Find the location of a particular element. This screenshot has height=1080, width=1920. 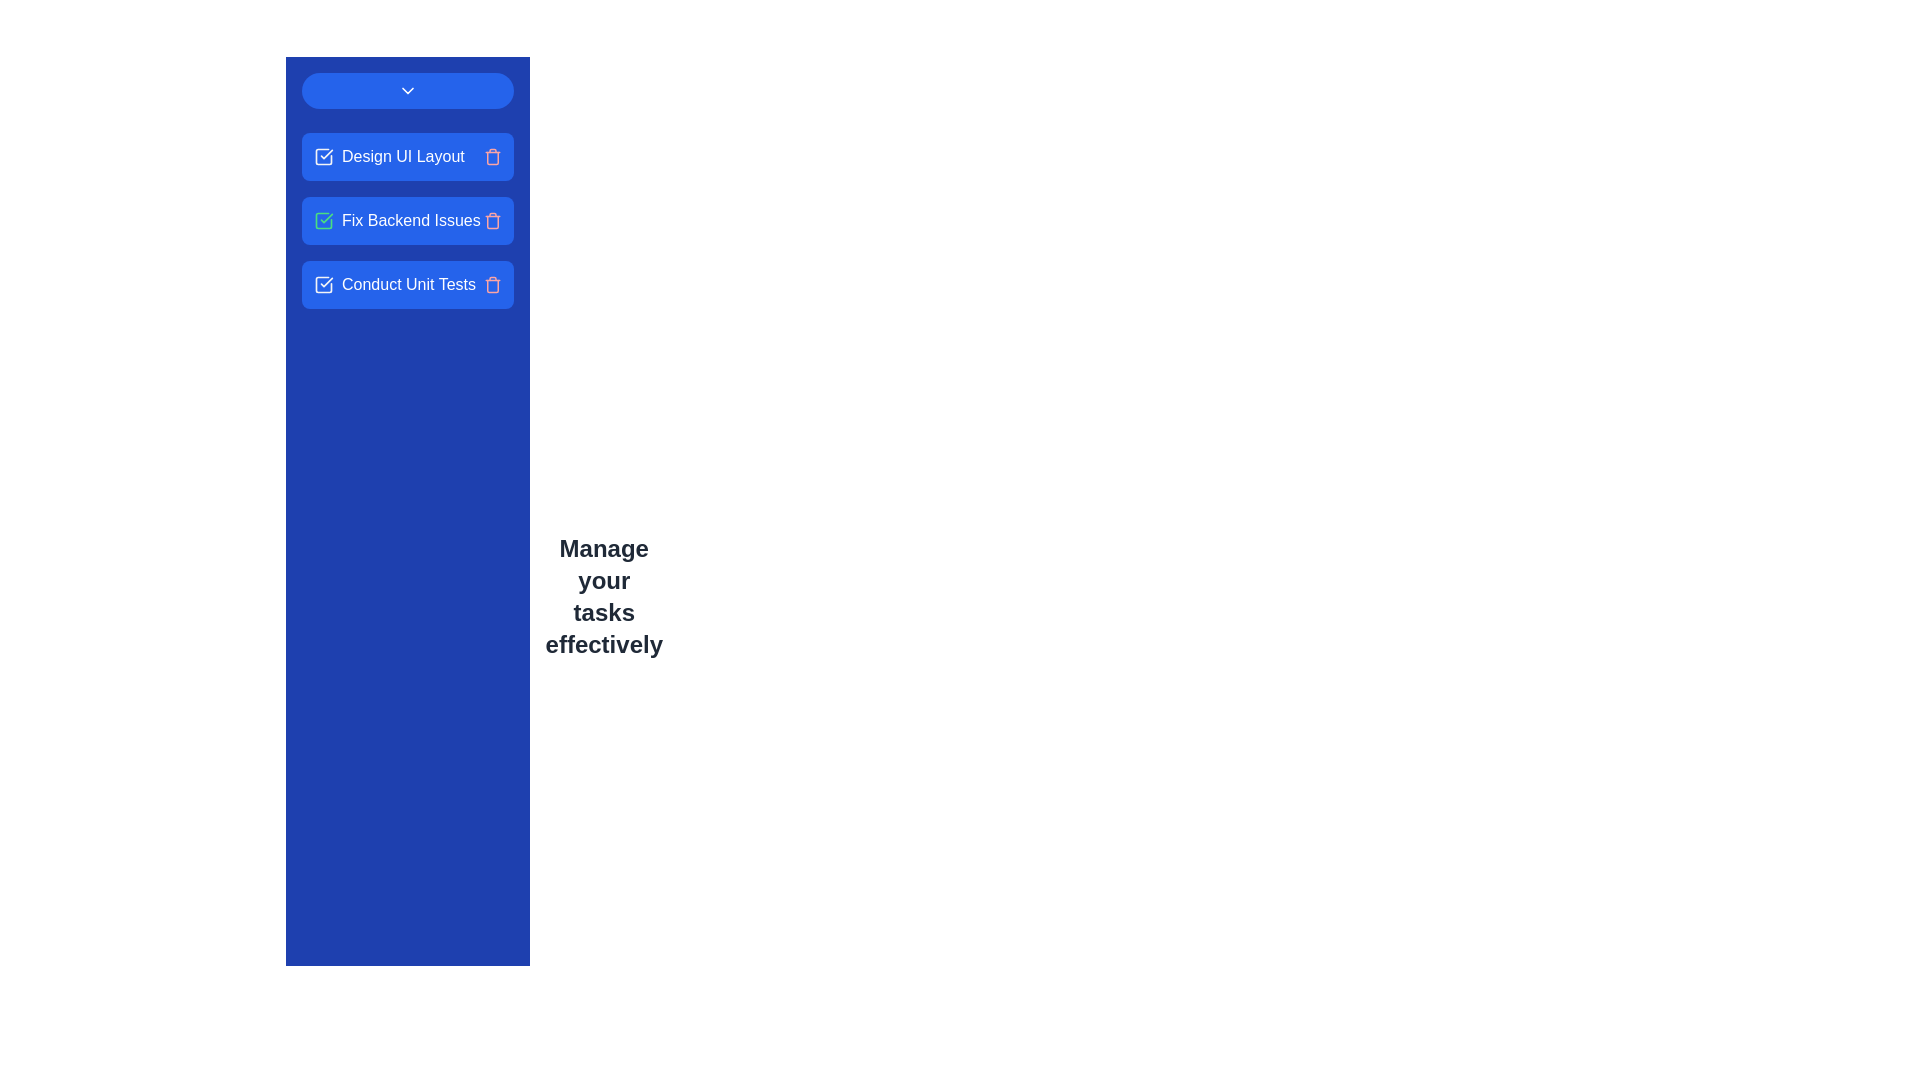

the checkbox with a checkmark inside, styled as part of a task list item, located to the left of the text 'Design UI Layout' is located at coordinates (324, 156).